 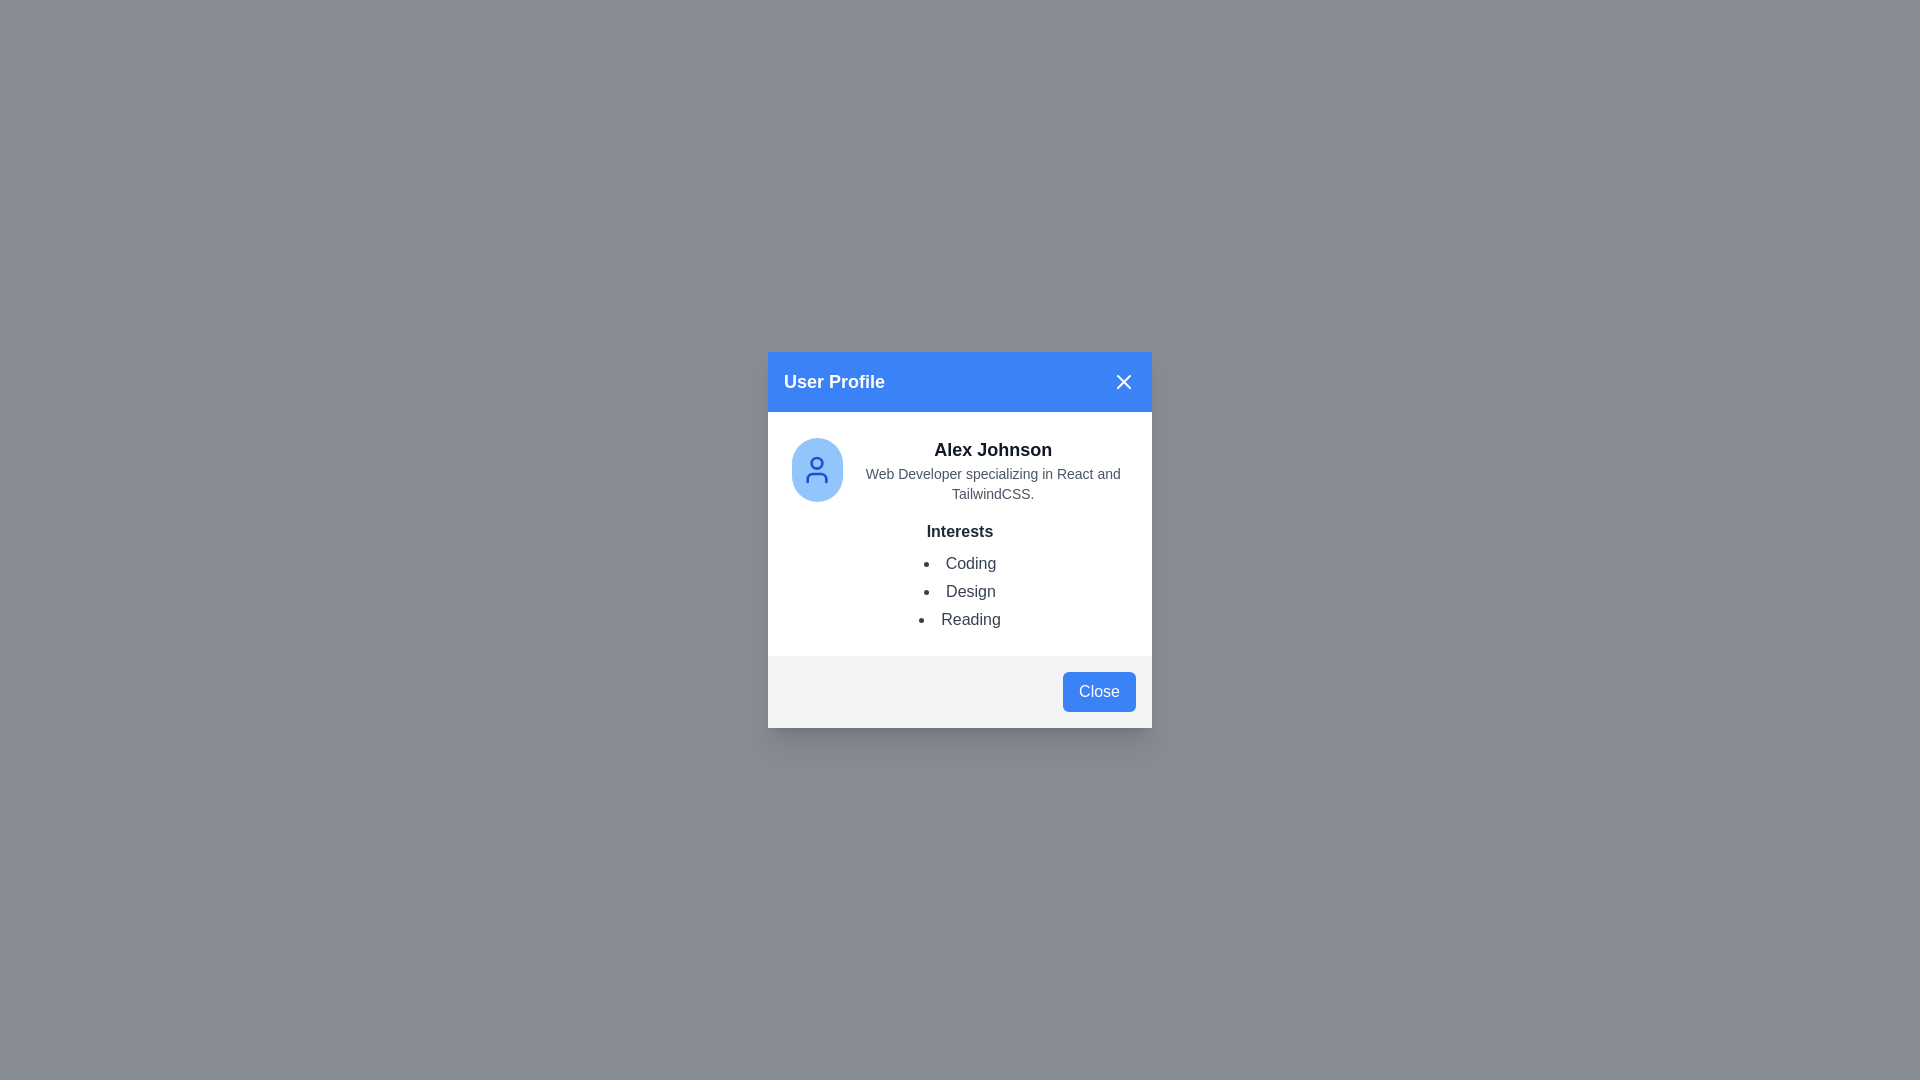 I want to click on the text area titled 'Interests' which contains a bullet list of 'Coding', 'Design', and 'Reading', located below the developer bio in the user profile modal, so click(x=960, y=575).